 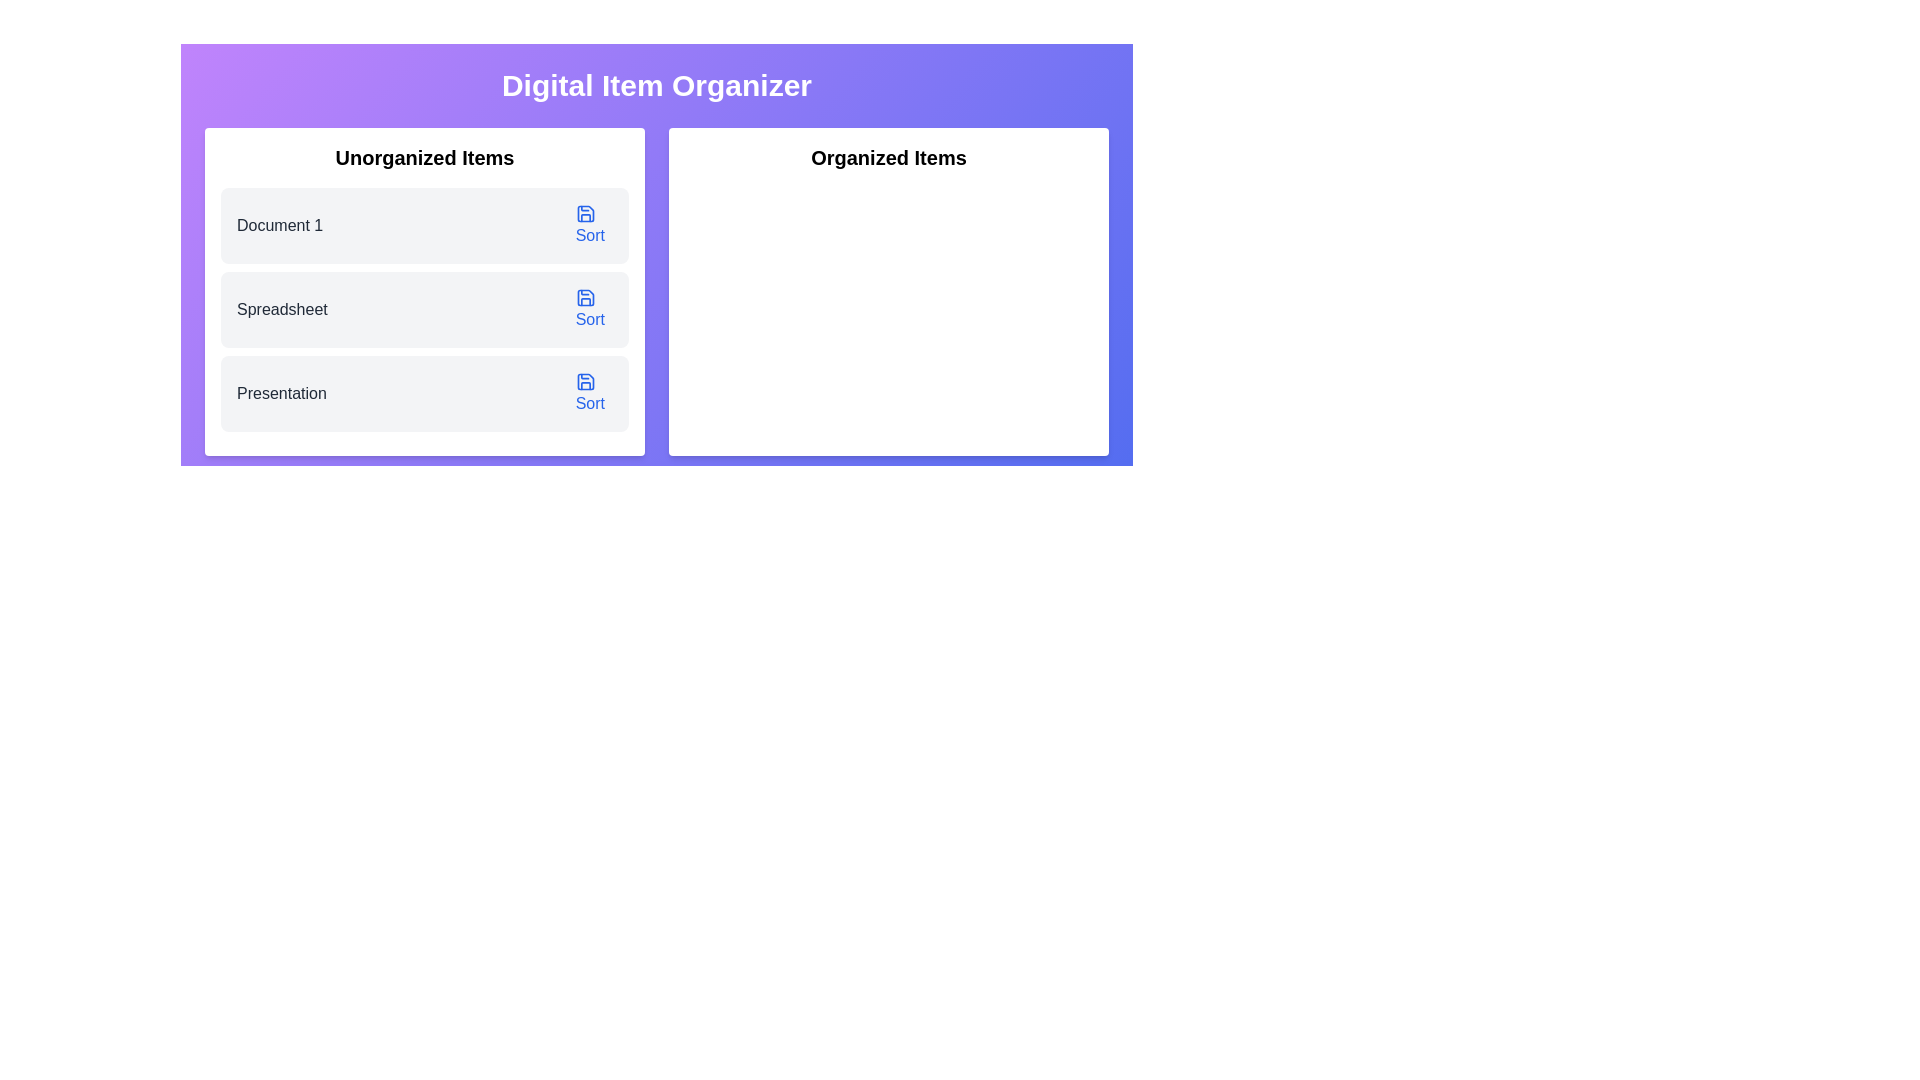 What do you see at coordinates (279, 225) in the screenshot?
I see `the text label displaying 'Document 1' located in the 'Unorganized Items' section, which is the first item in a vertical list` at bounding box center [279, 225].